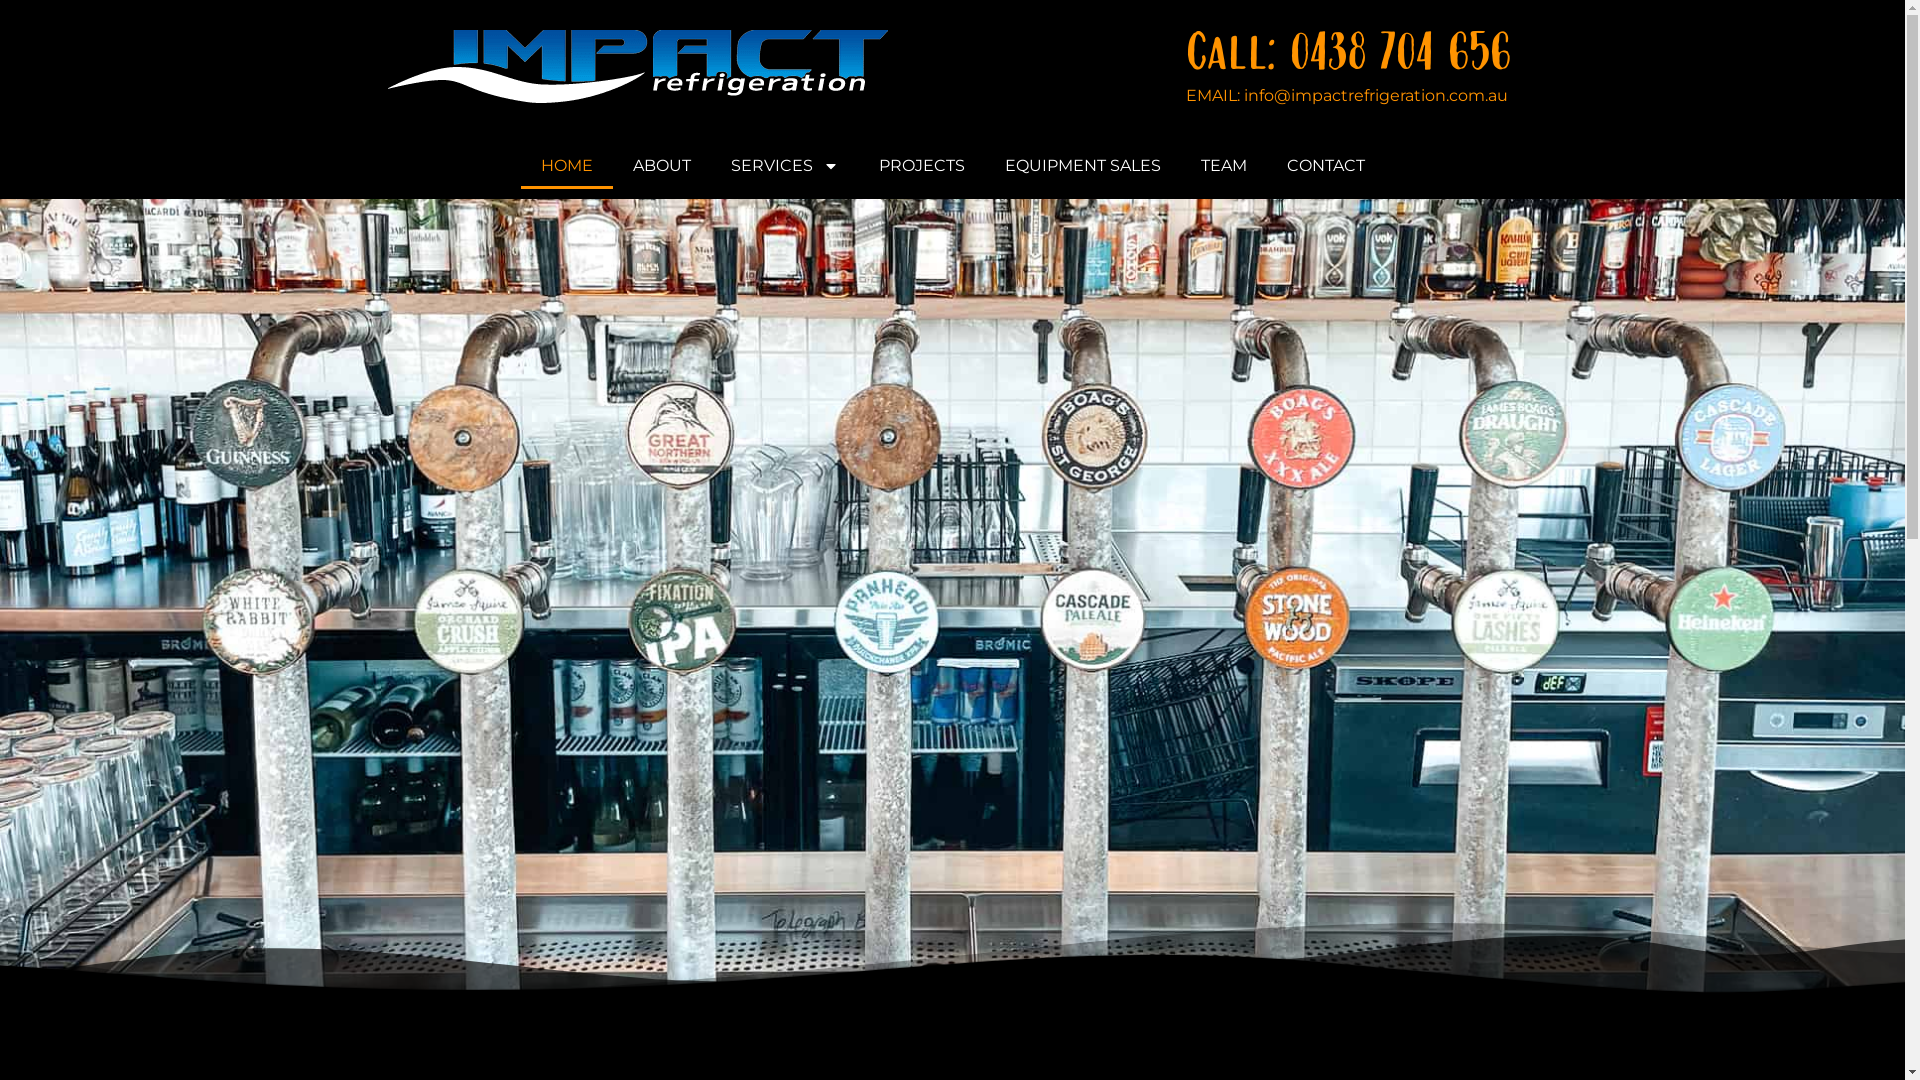  Describe the element at coordinates (1324, 164) in the screenshot. I see `'CONTACT'` at that location.